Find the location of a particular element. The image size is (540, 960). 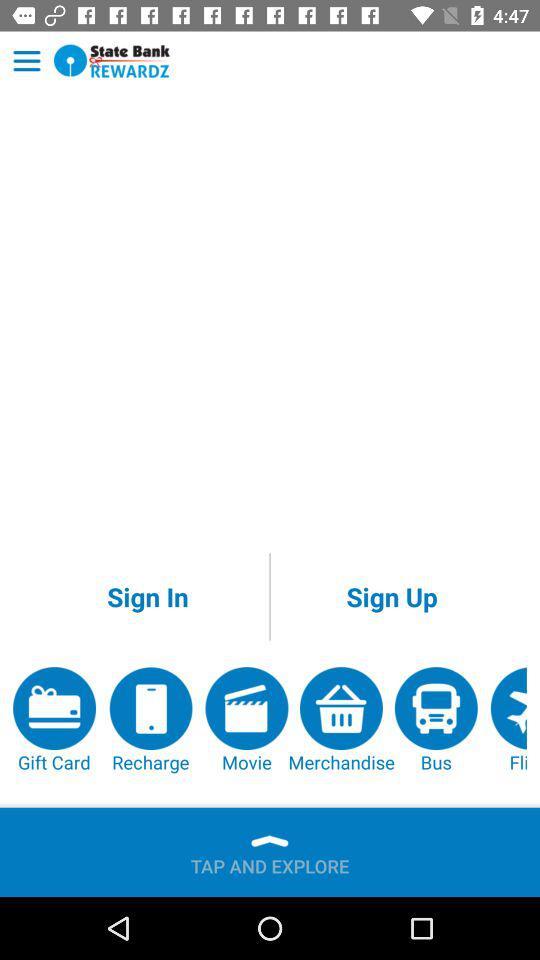

the app to the right of the recharge app is located at coordinates (246, 720).